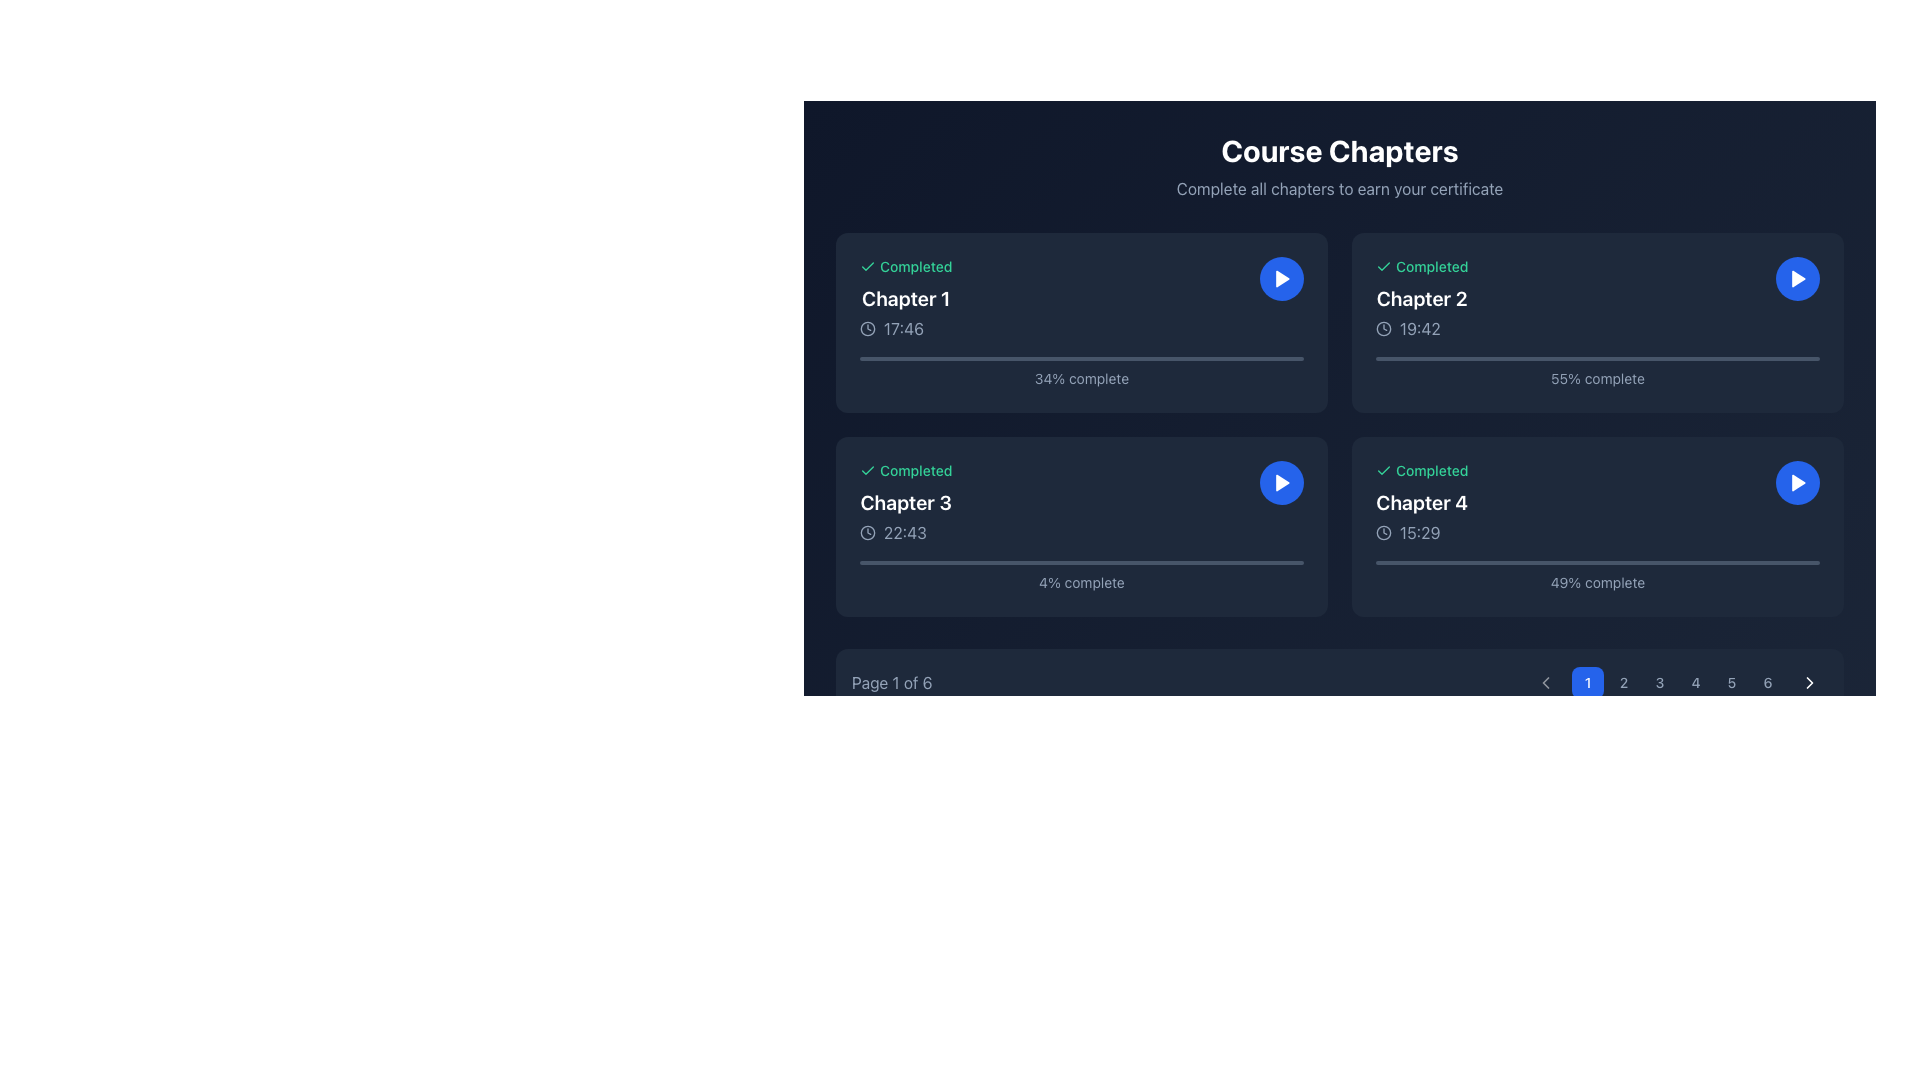  Describe the element at coordinates (1694, 681) in the screenshot. I see `the circular button labeled '4' that has a dark background and lighter font, positioned in the bottom-right section between buttons '3' and '5'` at that location.